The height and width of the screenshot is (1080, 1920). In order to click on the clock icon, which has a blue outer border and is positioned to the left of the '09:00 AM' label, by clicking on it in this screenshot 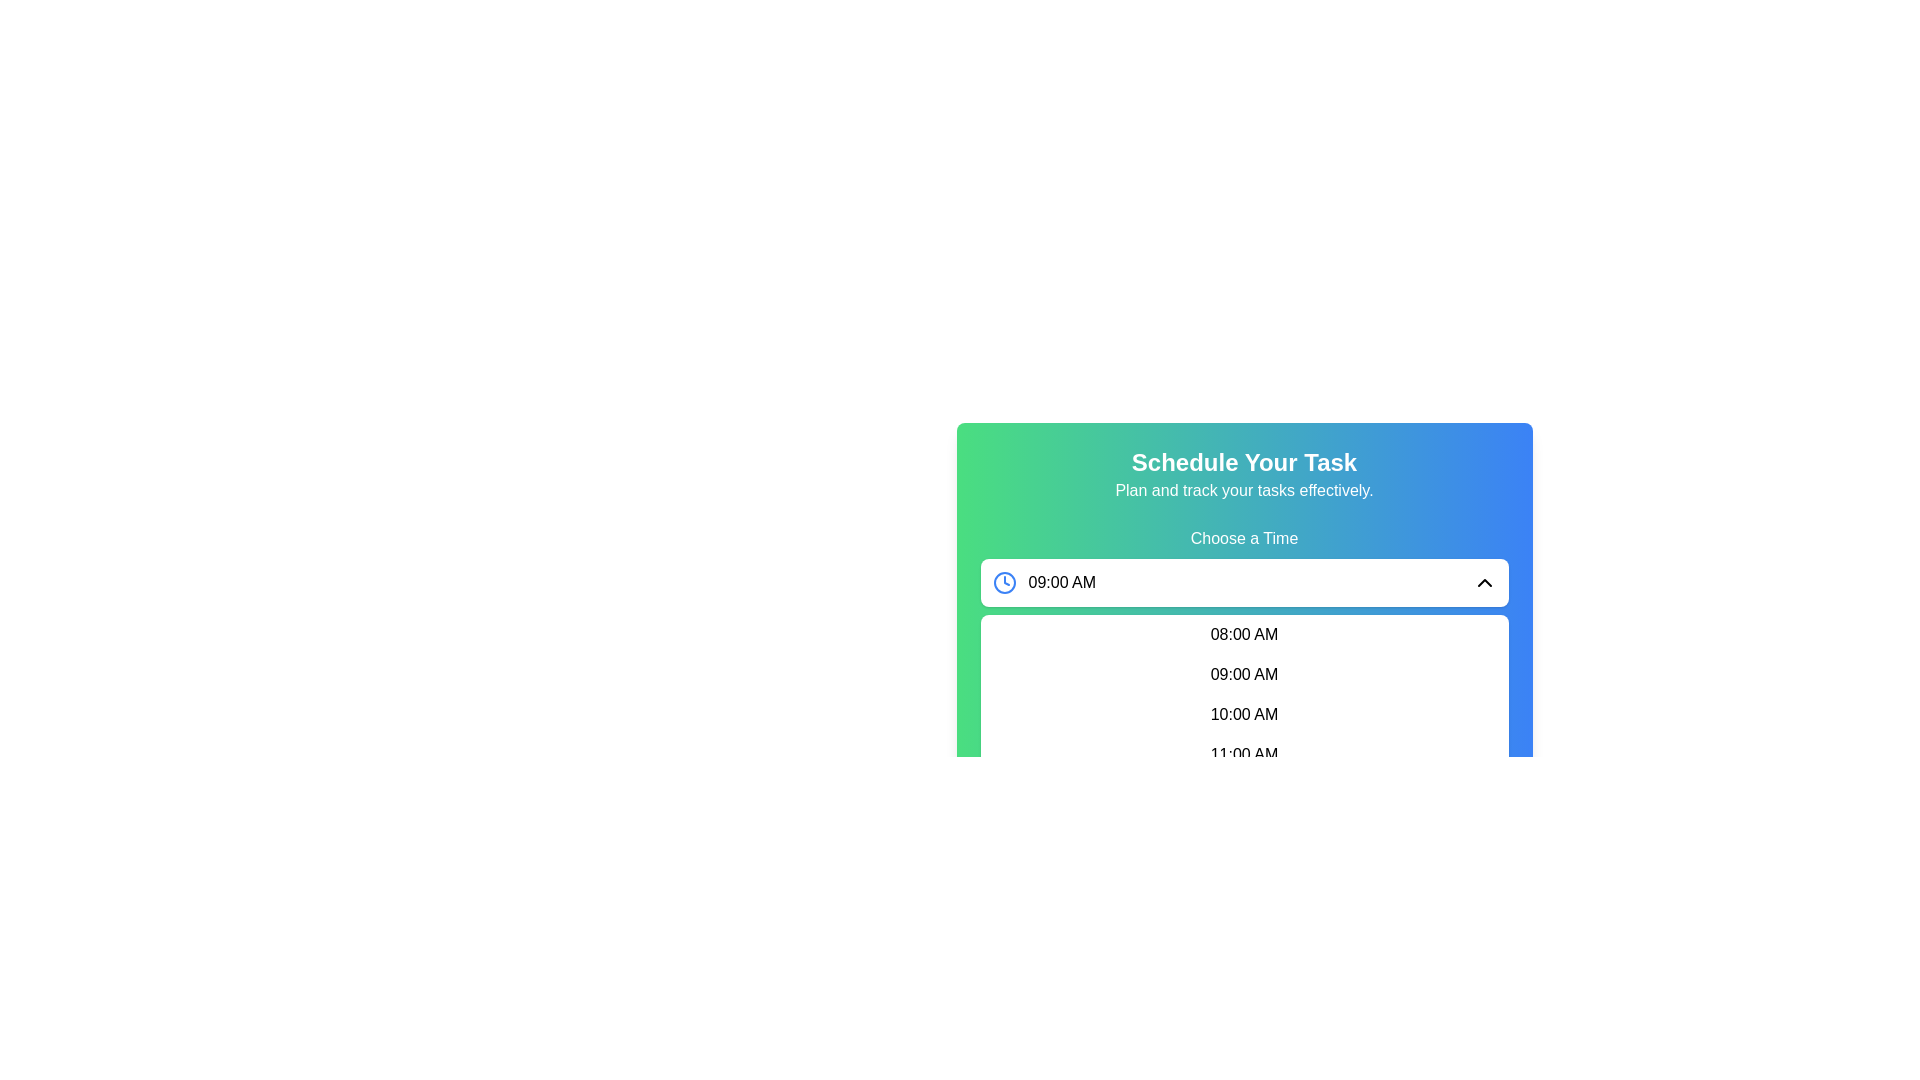, I will do `click(1004, 582)`.